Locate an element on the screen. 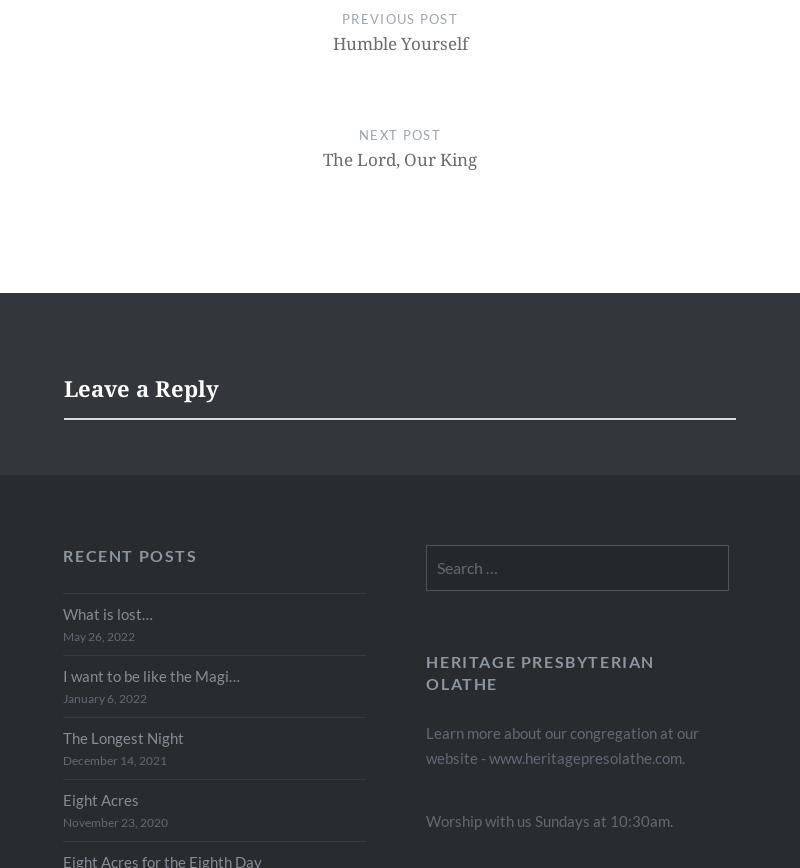 This screenshot has height=868, width=800. 'The Lord, Our King' is located at coordinates (400, 159).